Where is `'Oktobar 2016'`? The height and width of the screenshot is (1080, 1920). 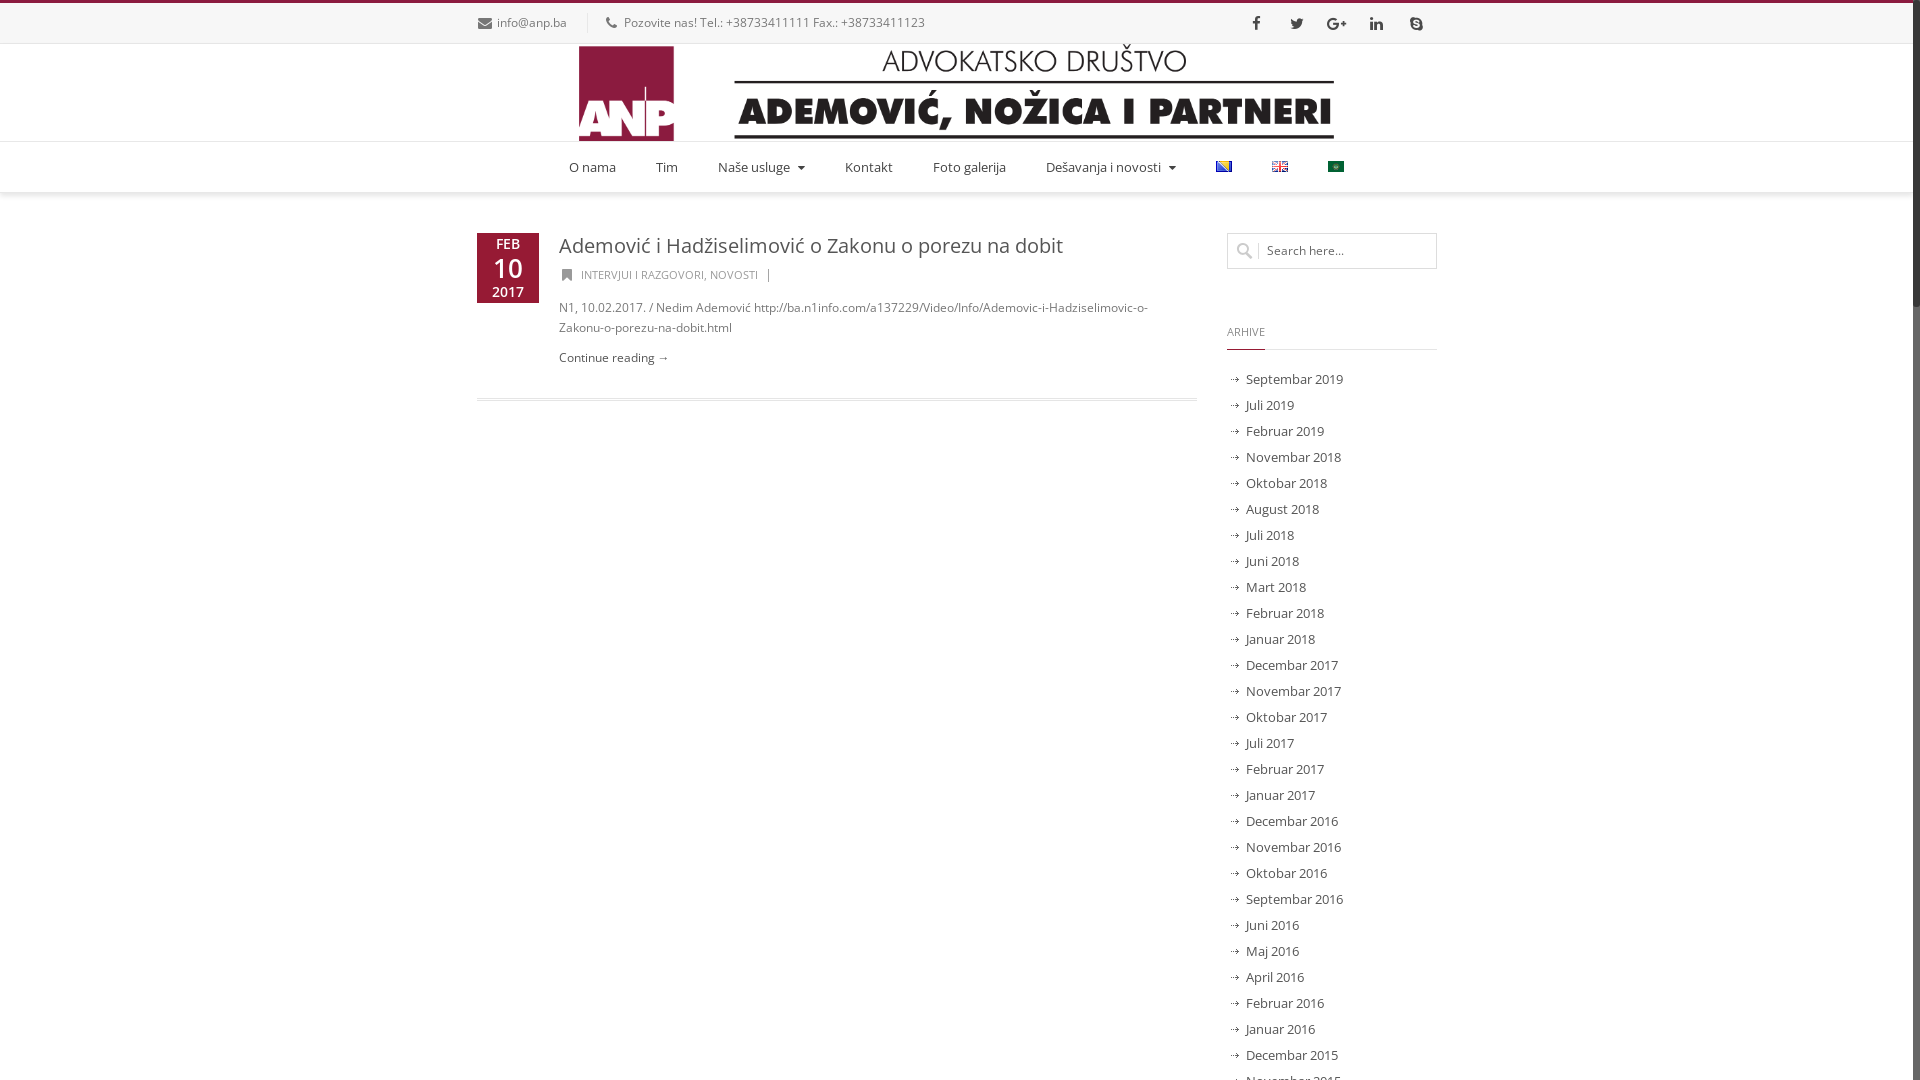 'Oktobar 2016' is located at coordinates (1278, 871).